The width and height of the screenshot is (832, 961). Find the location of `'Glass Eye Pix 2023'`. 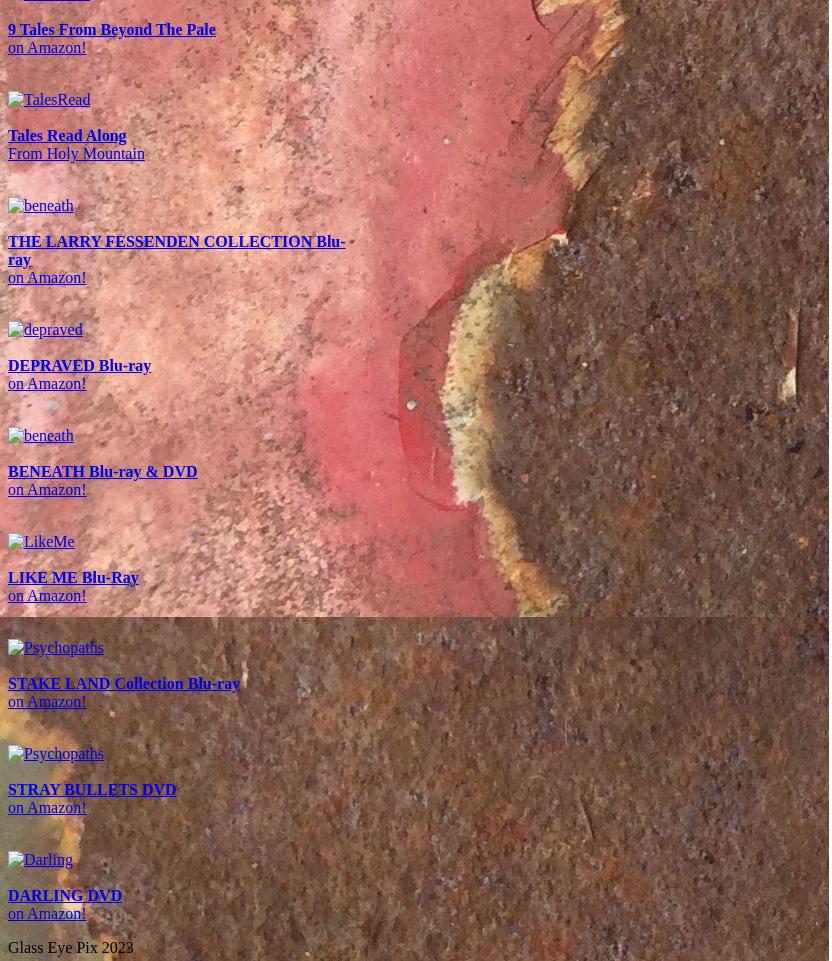

'Glass Eye Pix 2023' is located at coordinates (69, 946).